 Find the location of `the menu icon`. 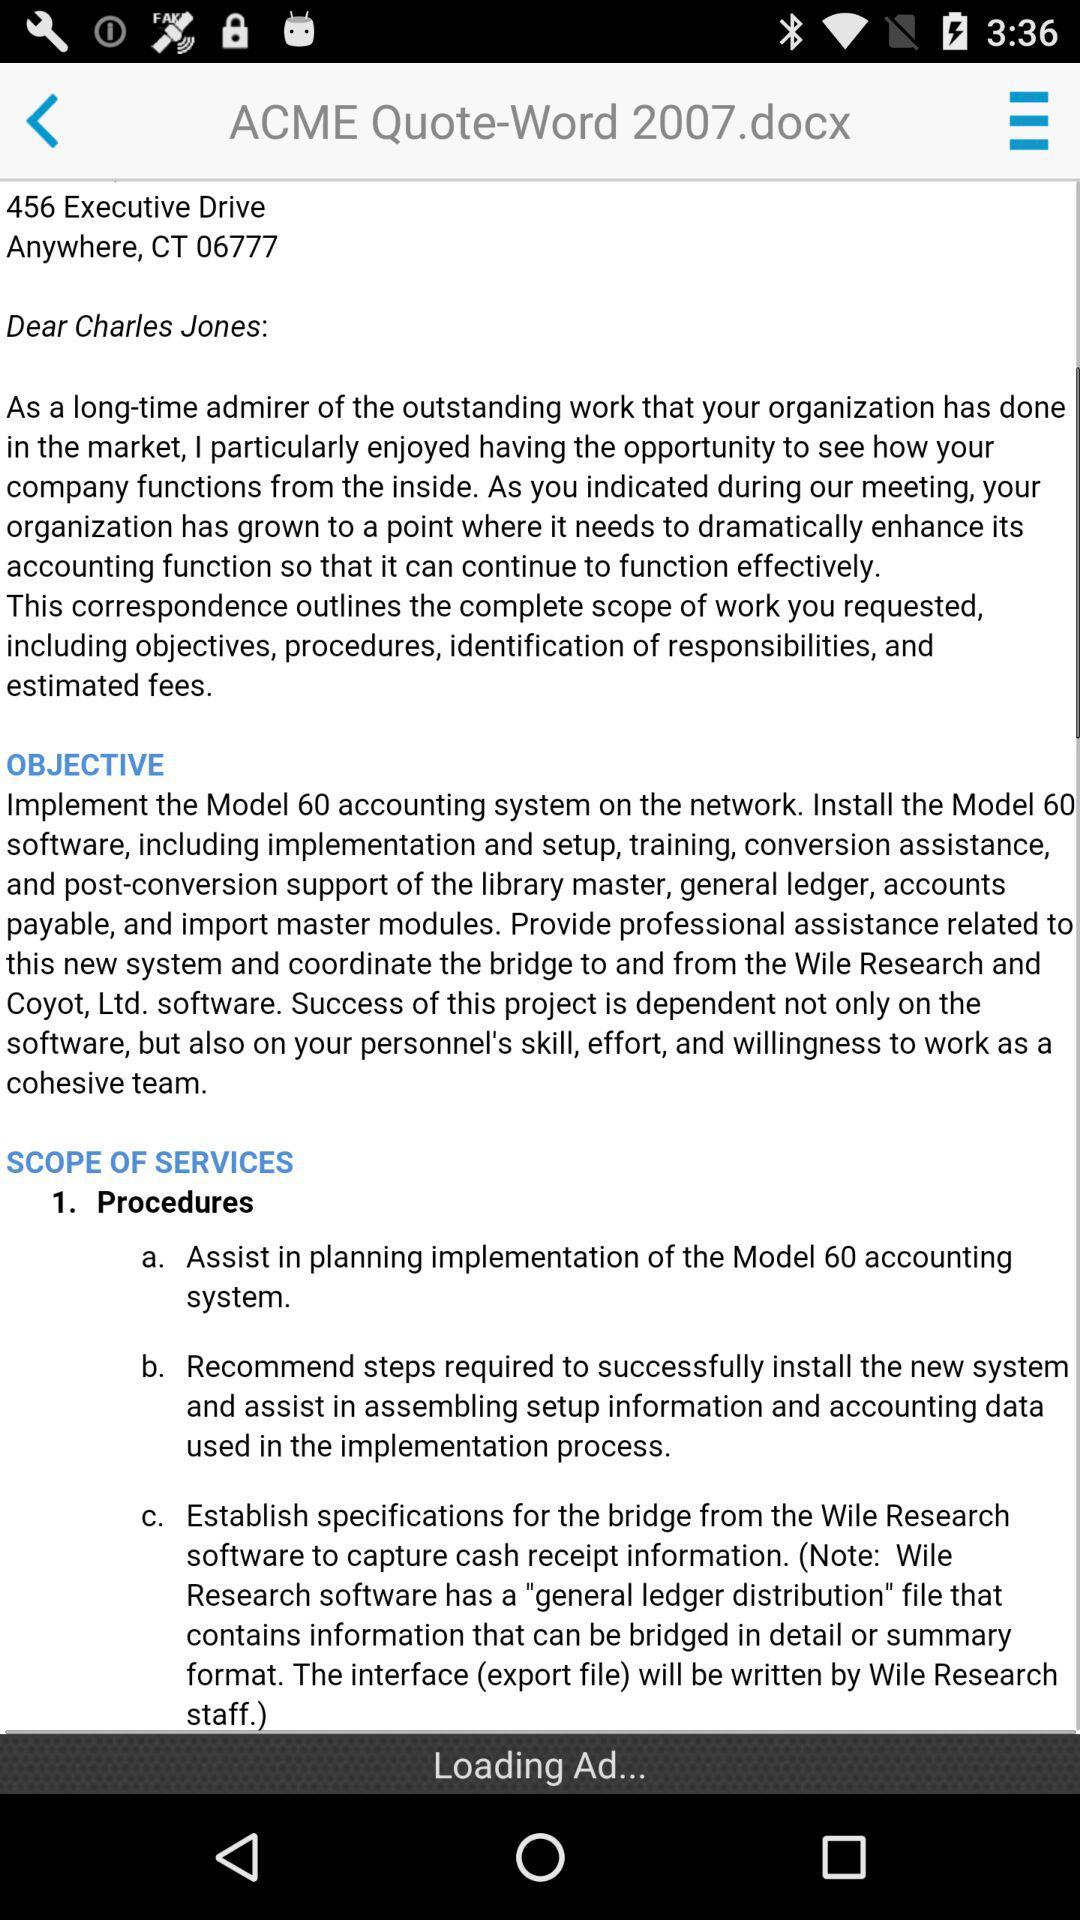

the menu icon is located at coordinates (1028, 128).